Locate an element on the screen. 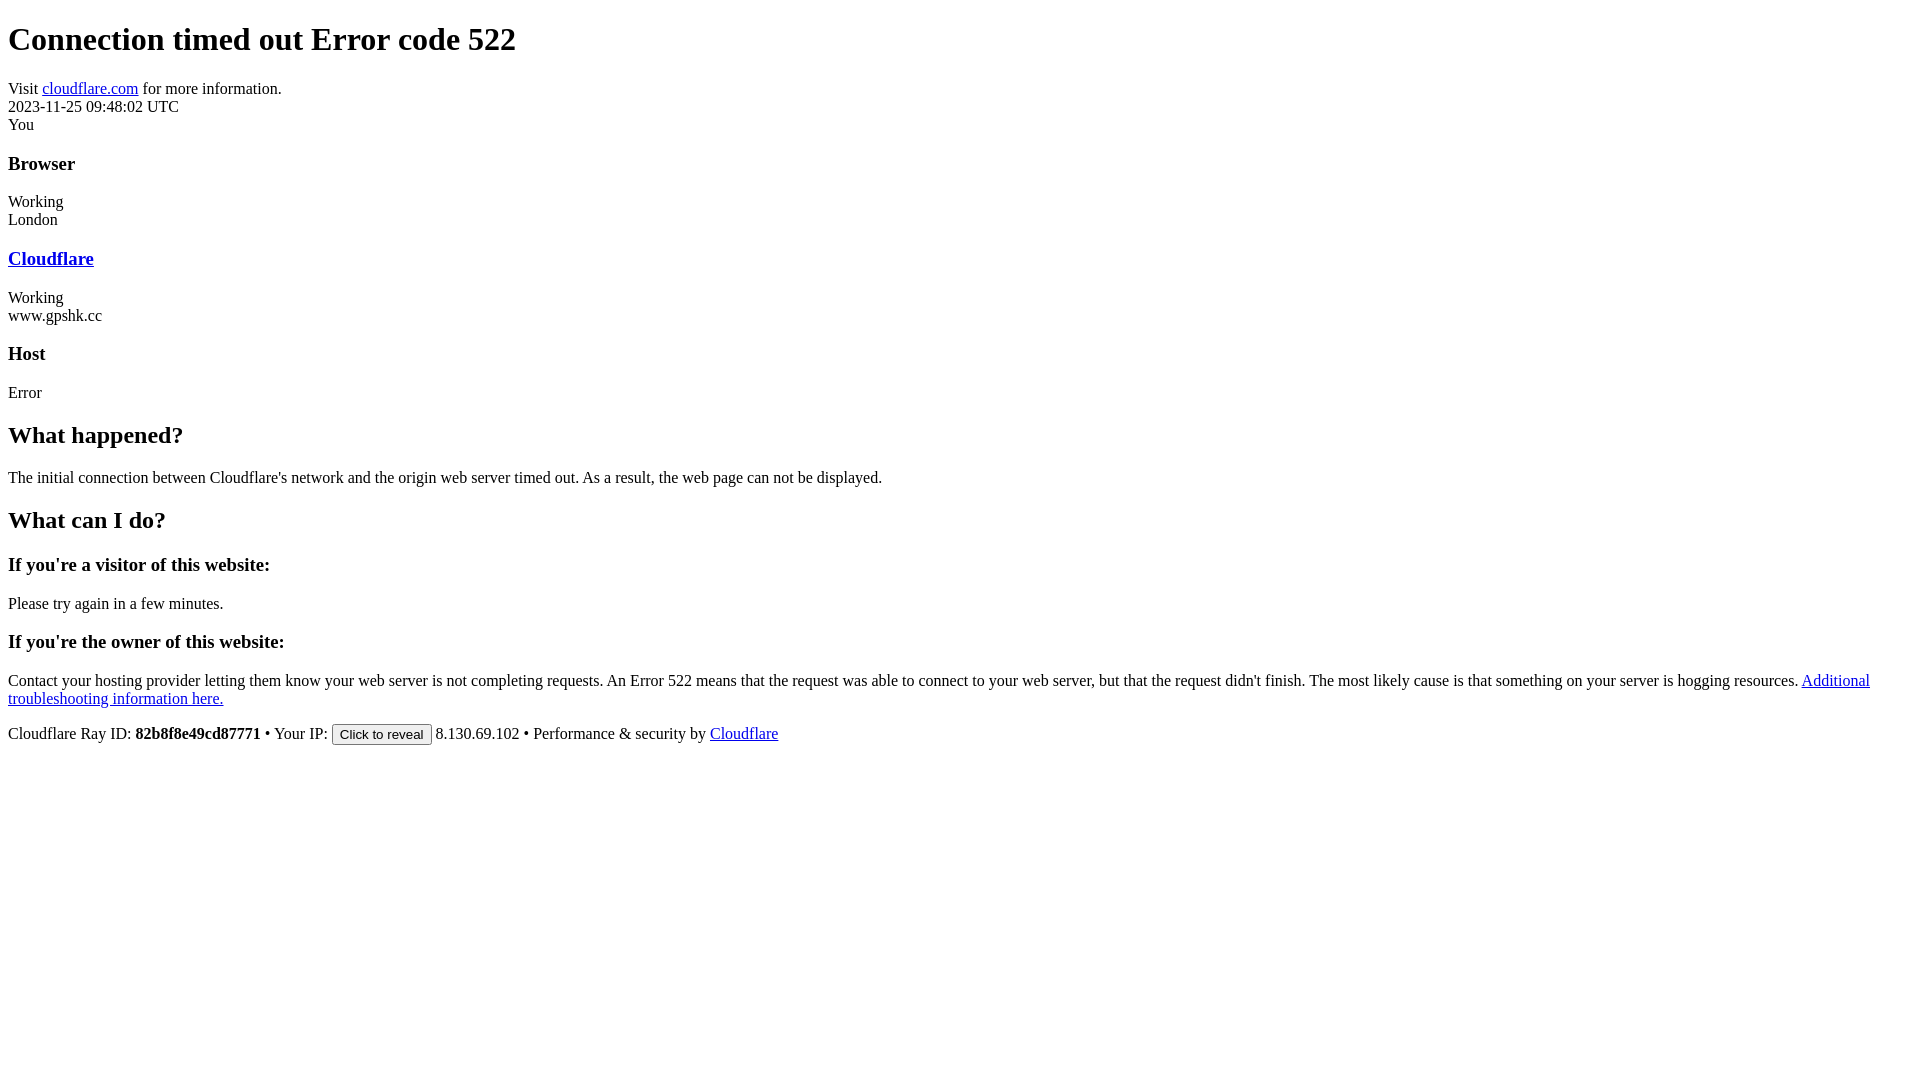  'cloudflare.com' is located at coordinates (89, 87).